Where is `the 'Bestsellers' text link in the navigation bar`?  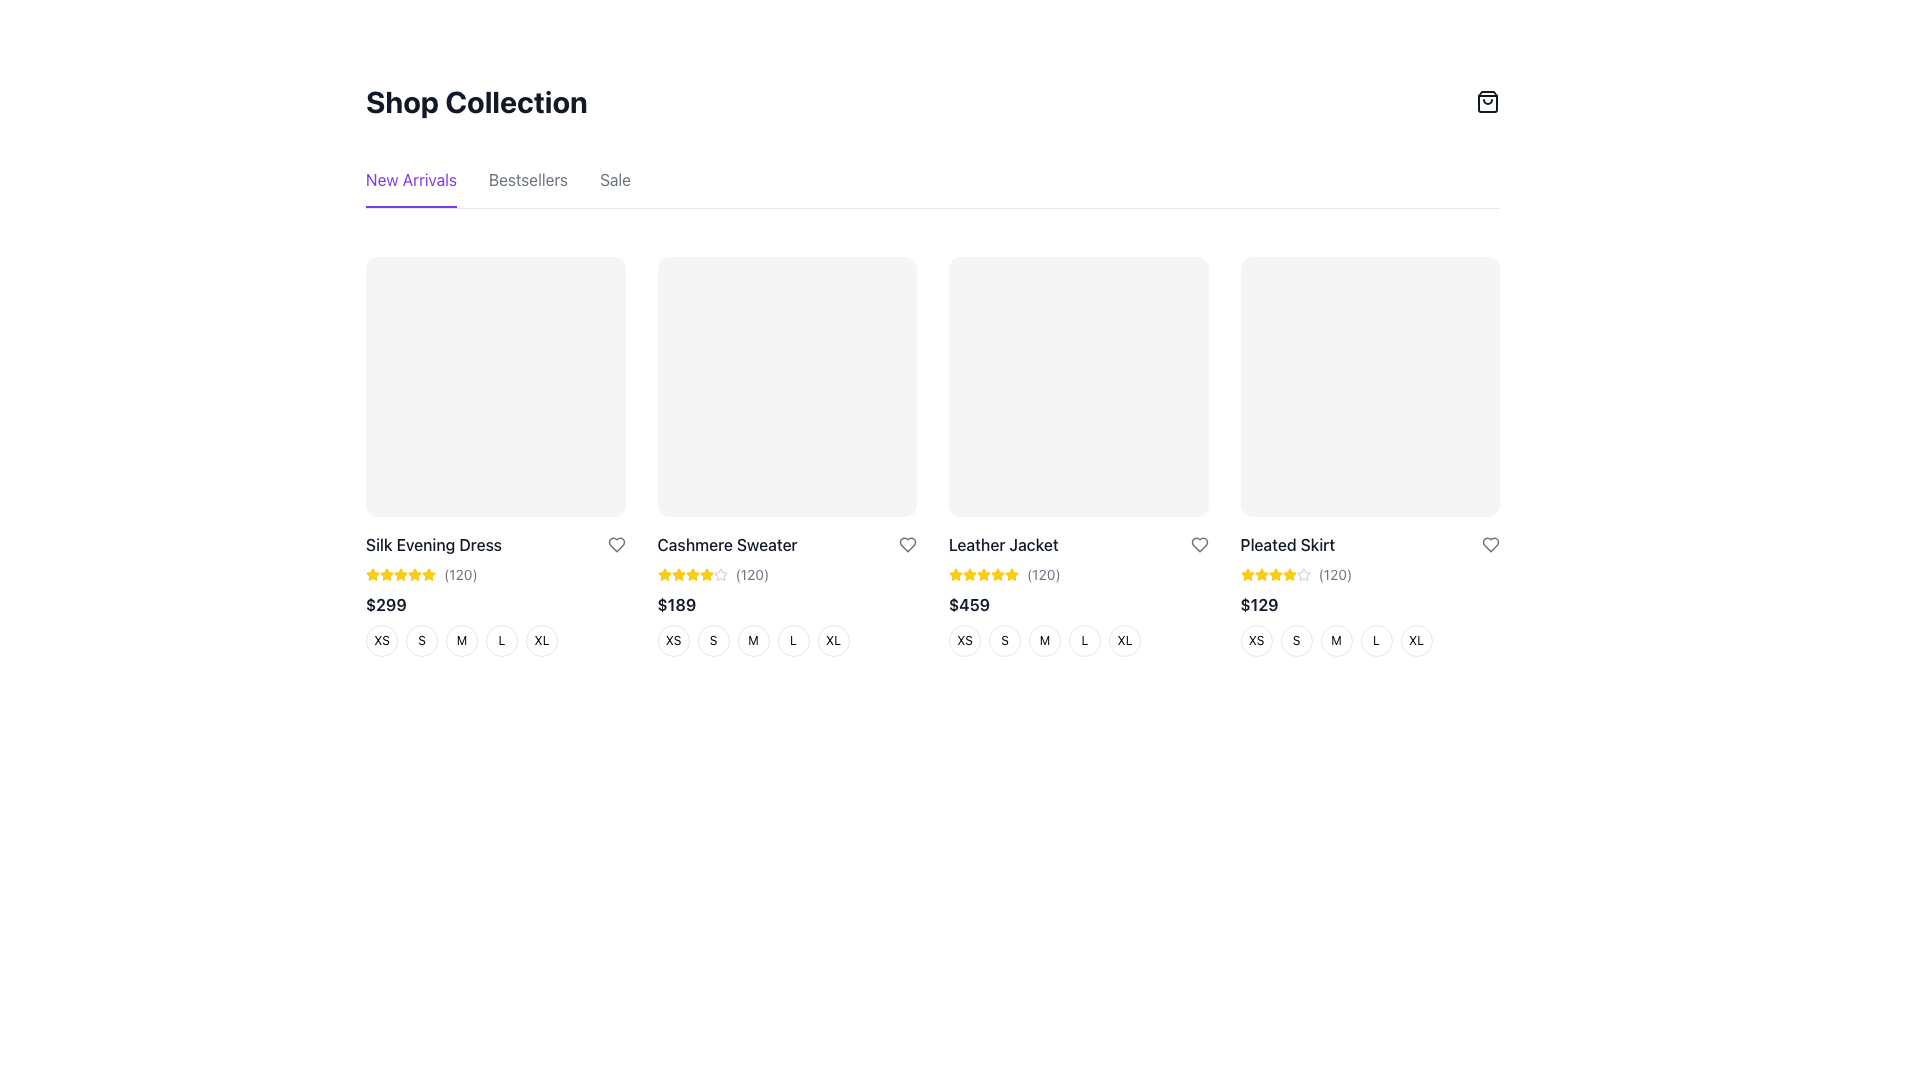
the 'Bestsellers' text link in the navigation bar is located at coordinates (528, 188).